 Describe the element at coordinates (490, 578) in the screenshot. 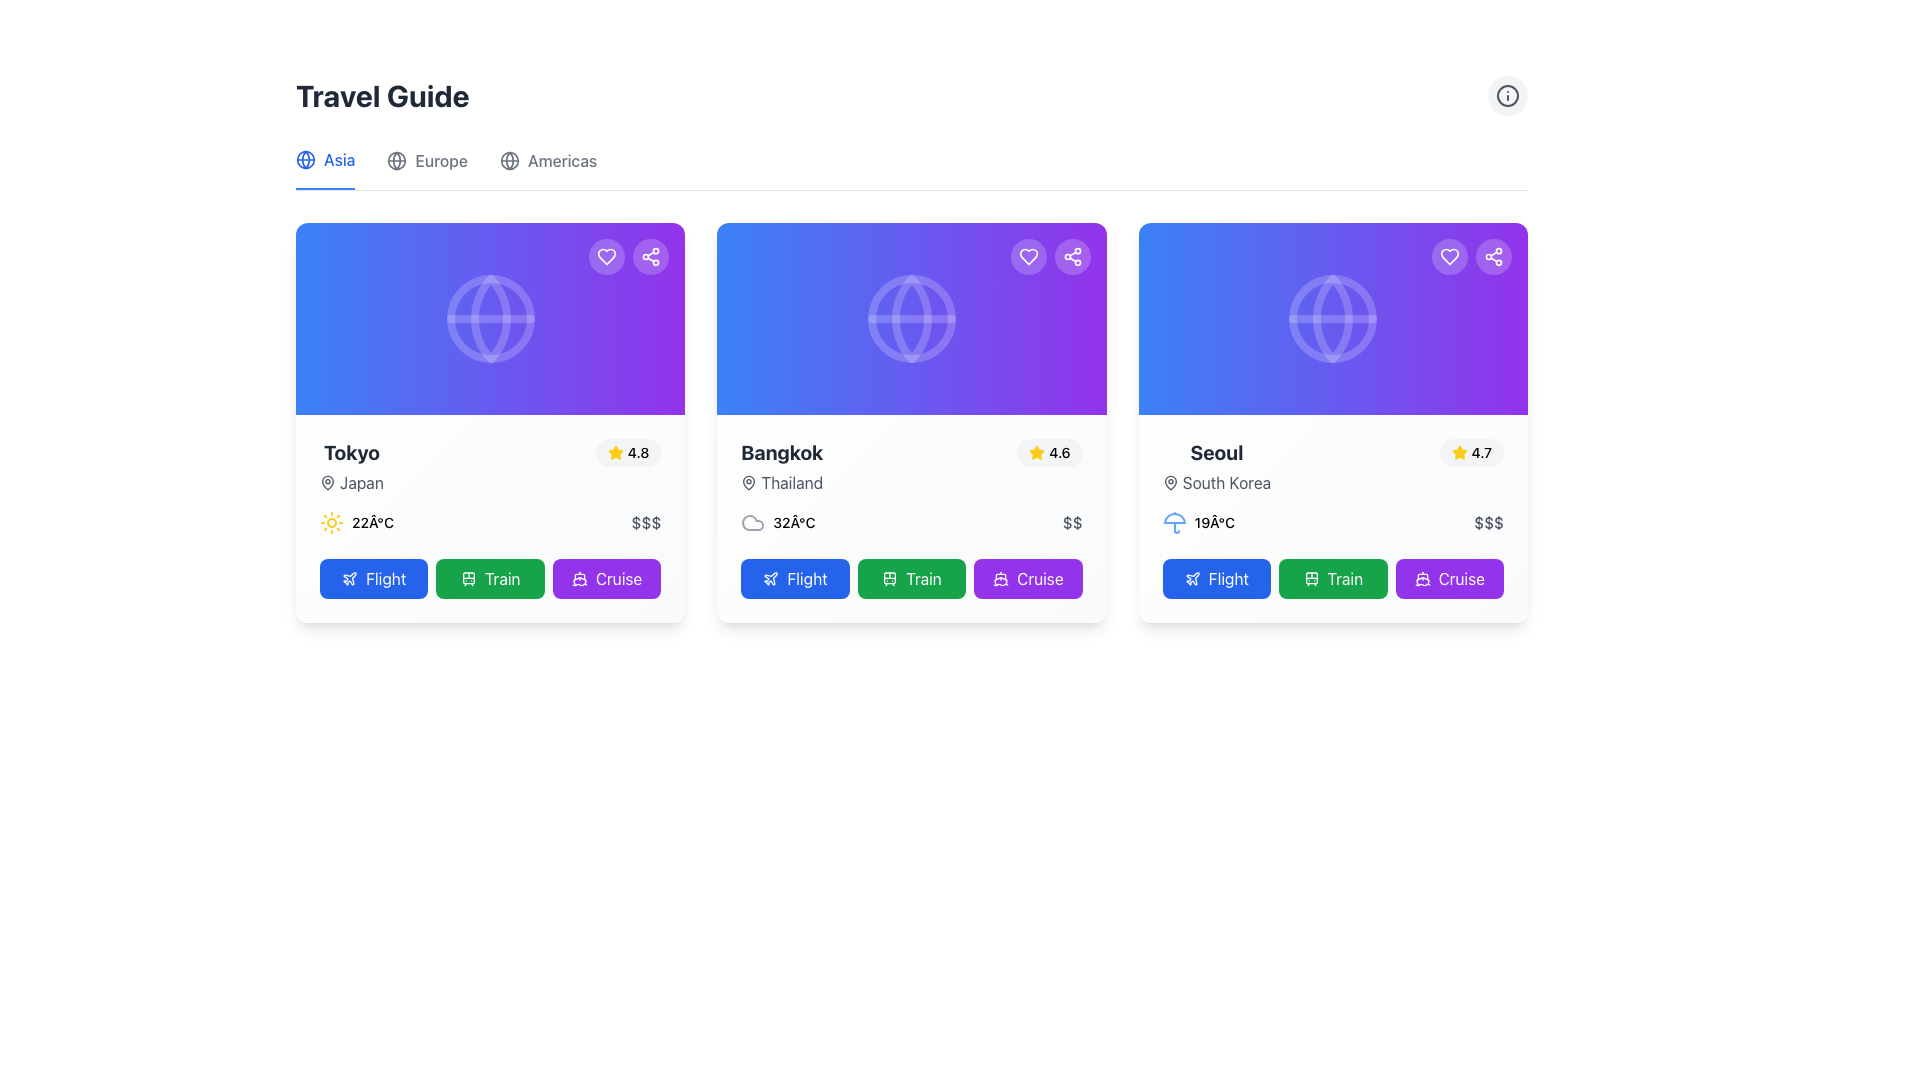

I see `the green rectangular button labeled 'Train' with an icon of a train` at that location.